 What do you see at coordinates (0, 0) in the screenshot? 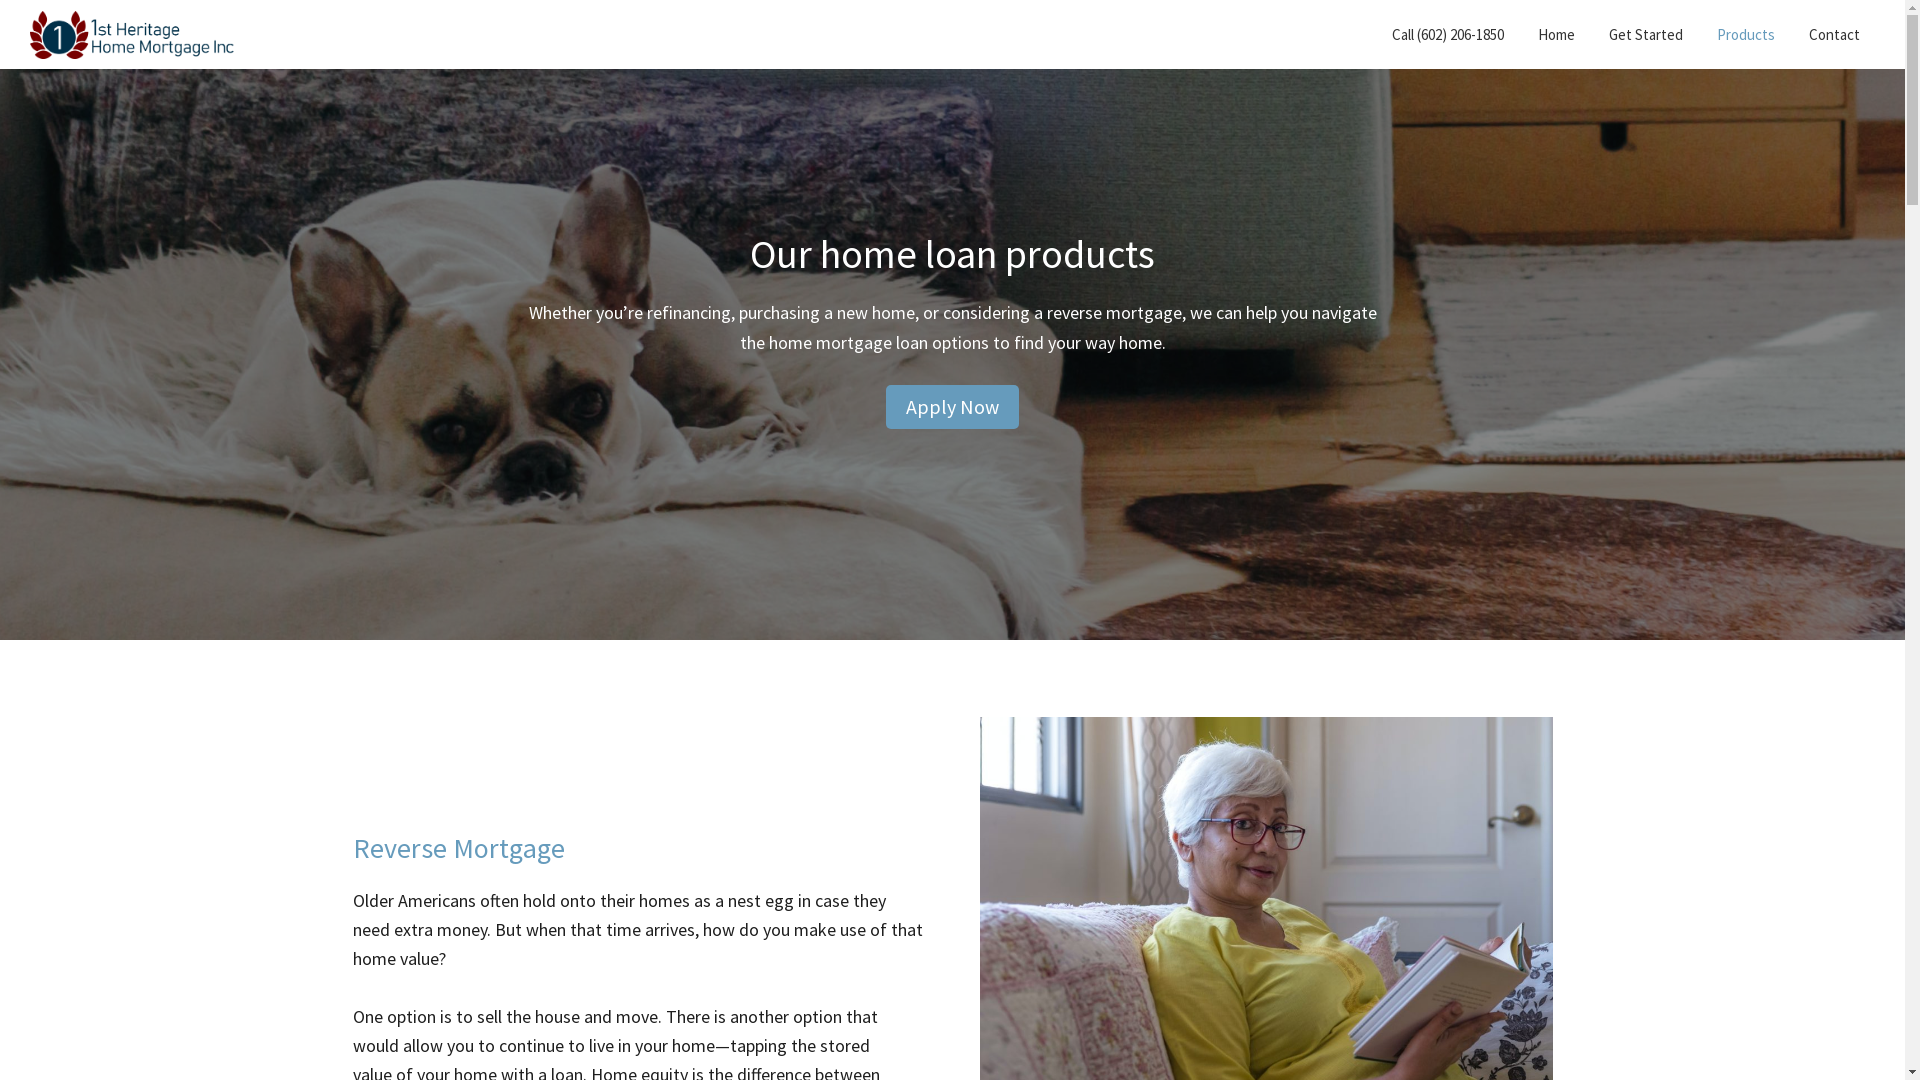
I see `'Skip to primary navigation'` at bounding box center [0, 0].